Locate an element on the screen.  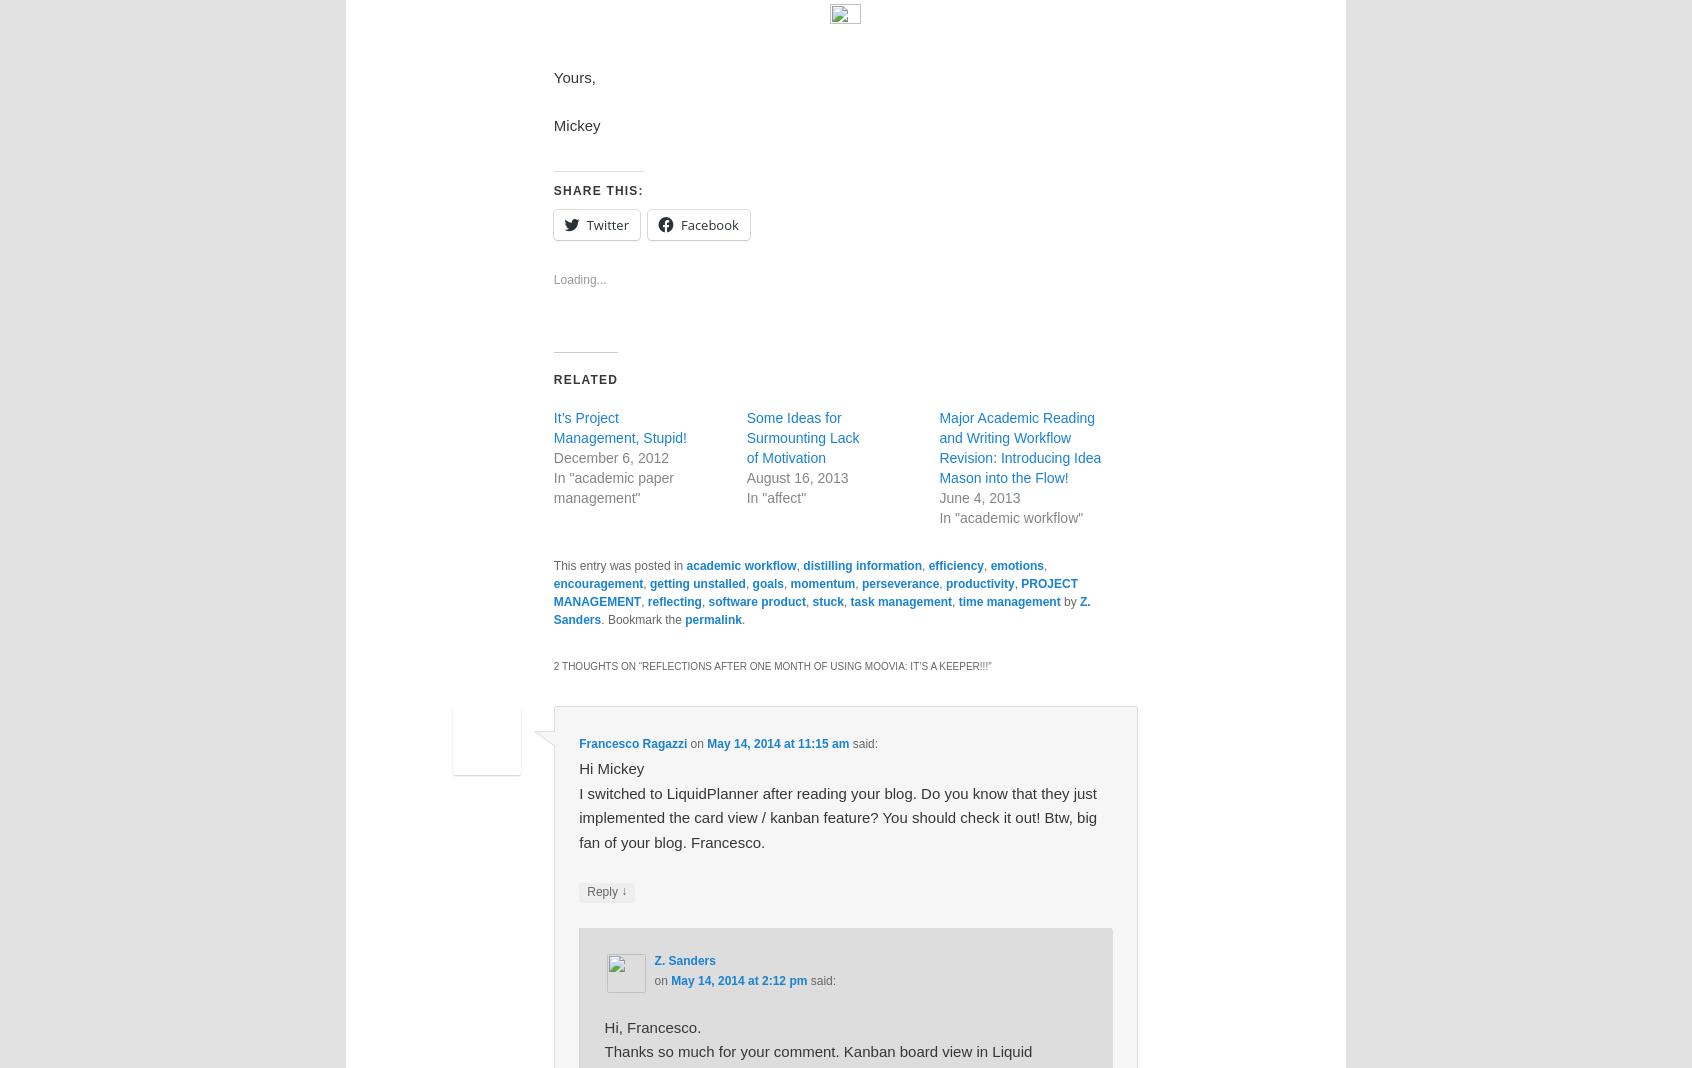
'distilling information' is located at coordinates (861, 565).